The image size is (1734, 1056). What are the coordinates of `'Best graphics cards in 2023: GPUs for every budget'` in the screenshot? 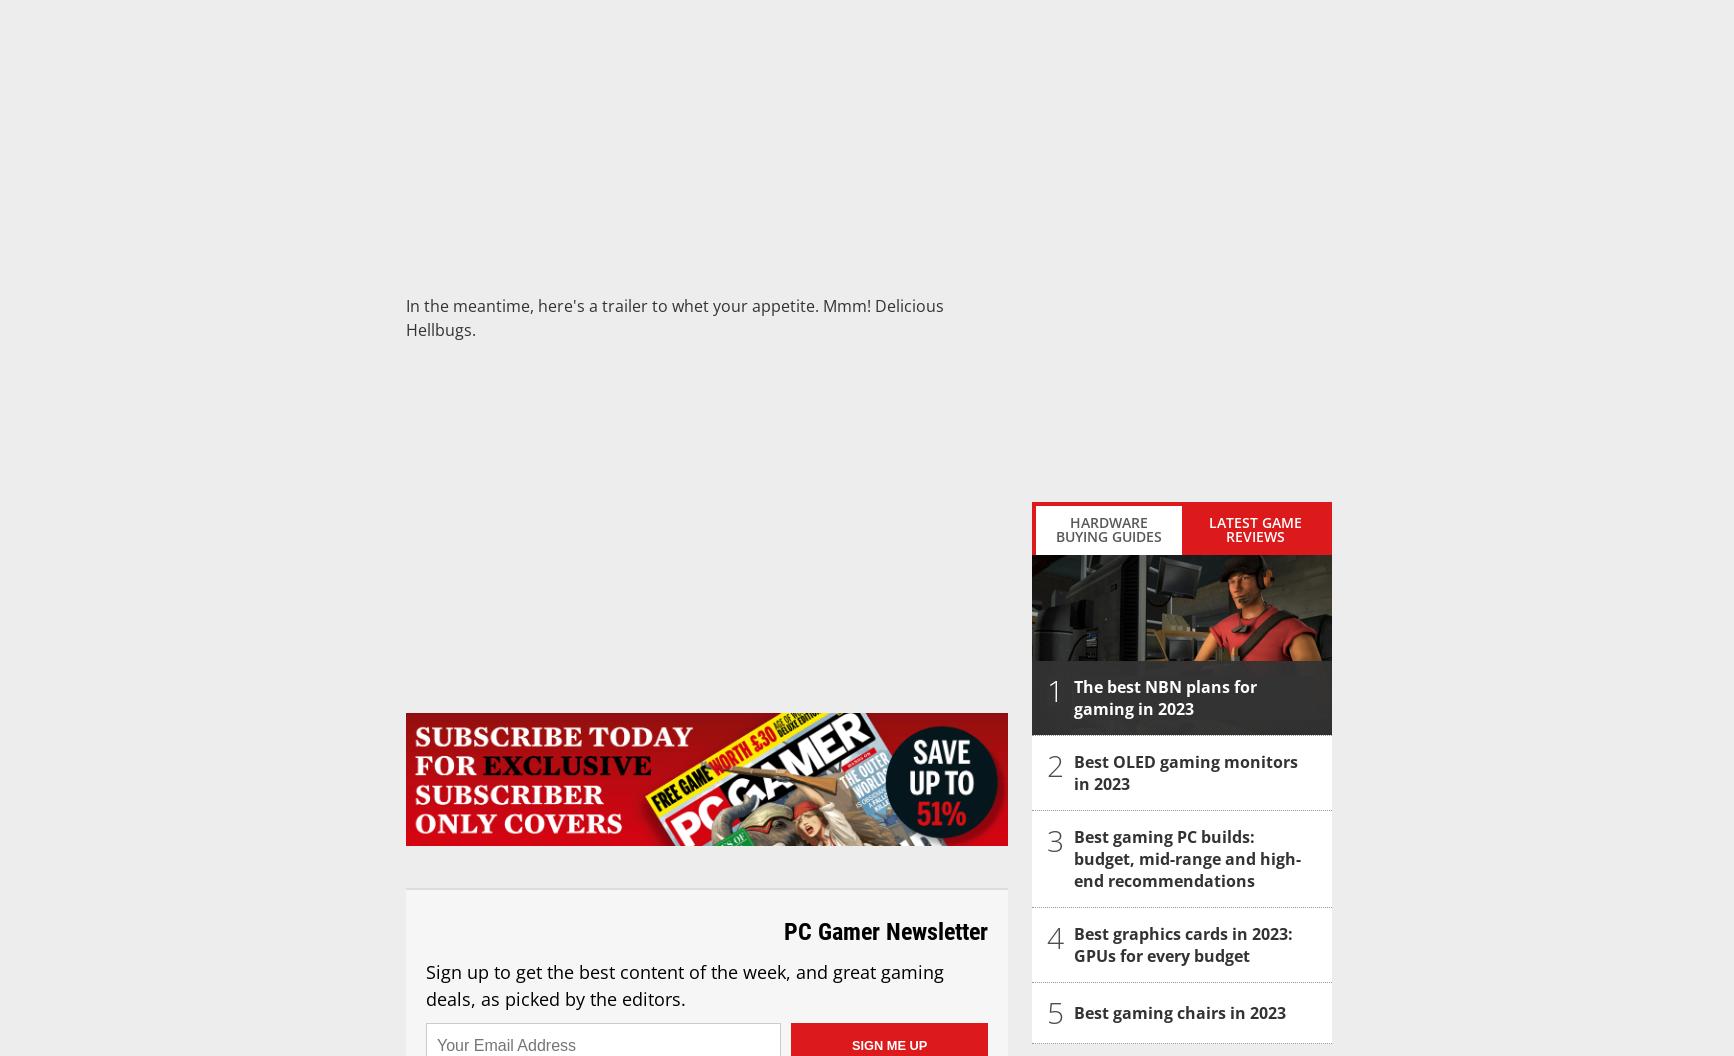 It's located at (1183, 945).